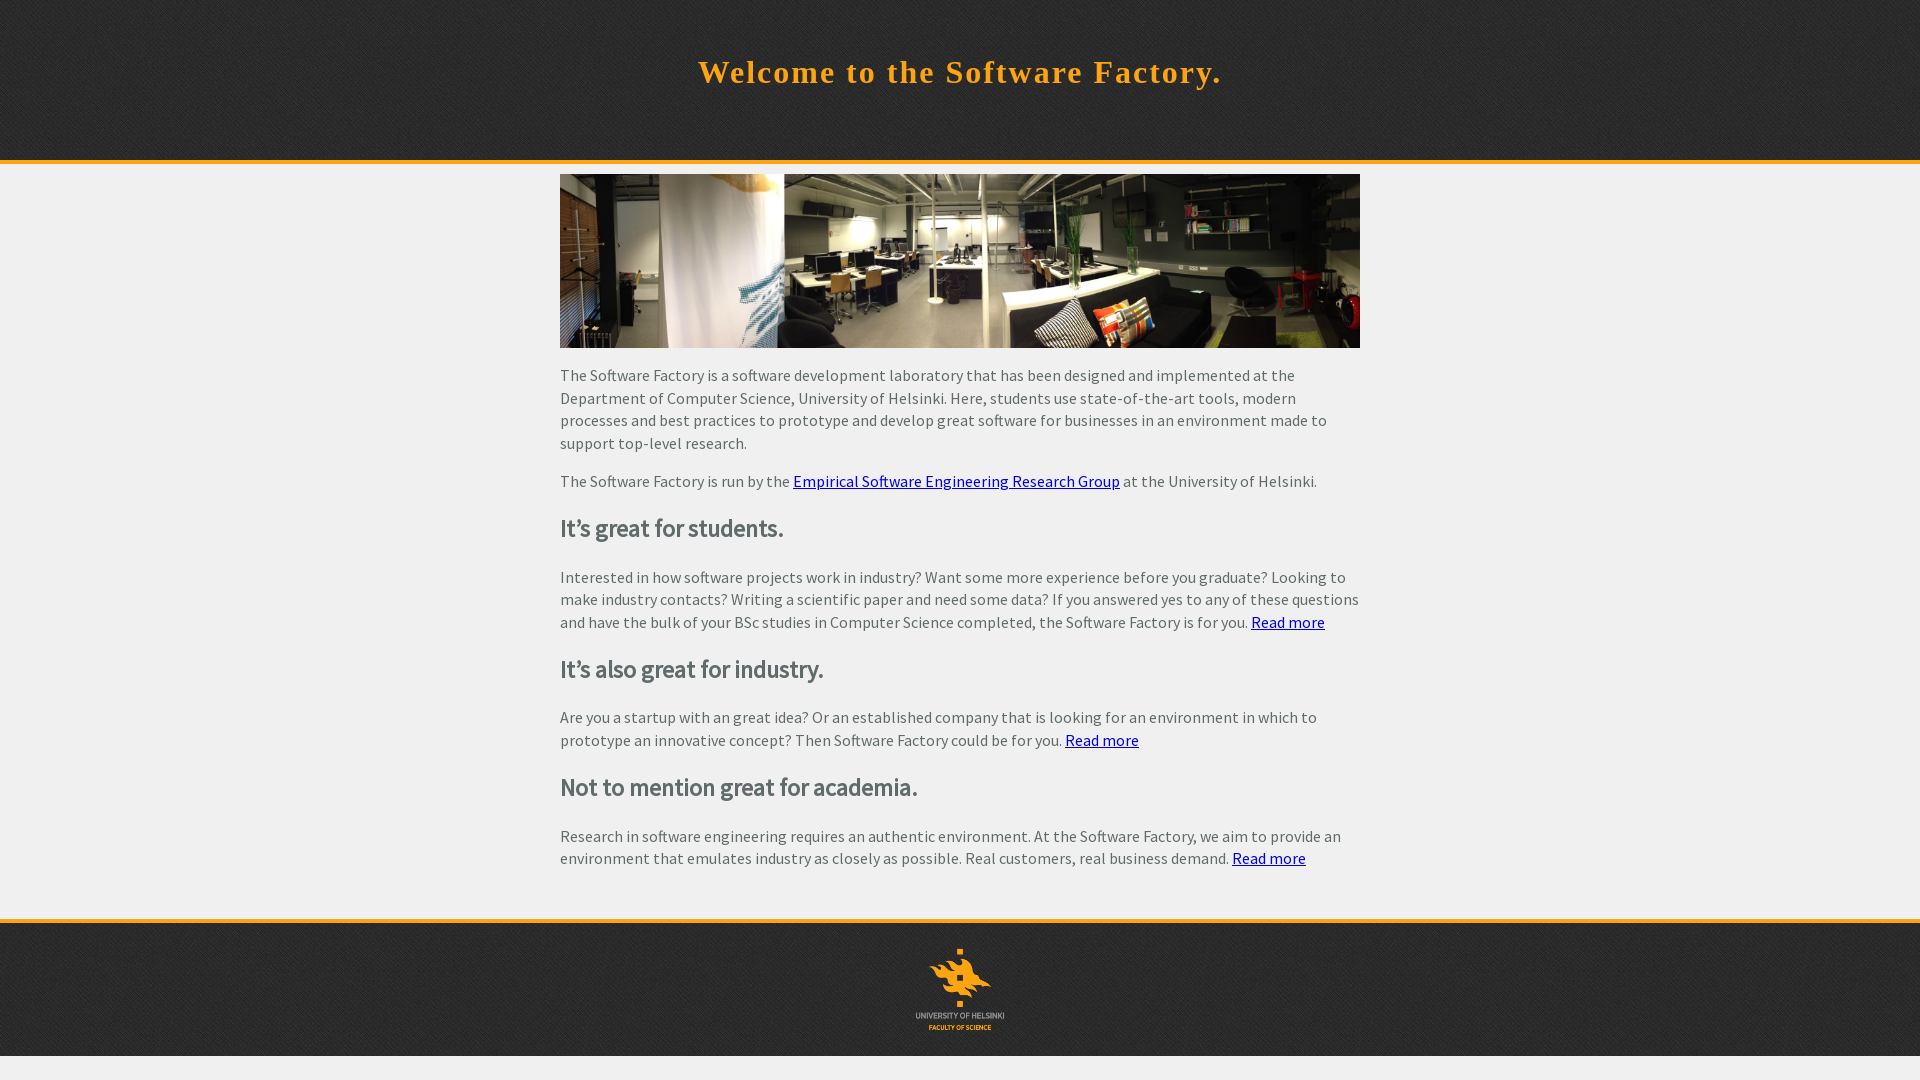 This screenshot has height=1080, width=1920. I want to click on 'Empirical Software Engineering Research Group', so click(955, 481).